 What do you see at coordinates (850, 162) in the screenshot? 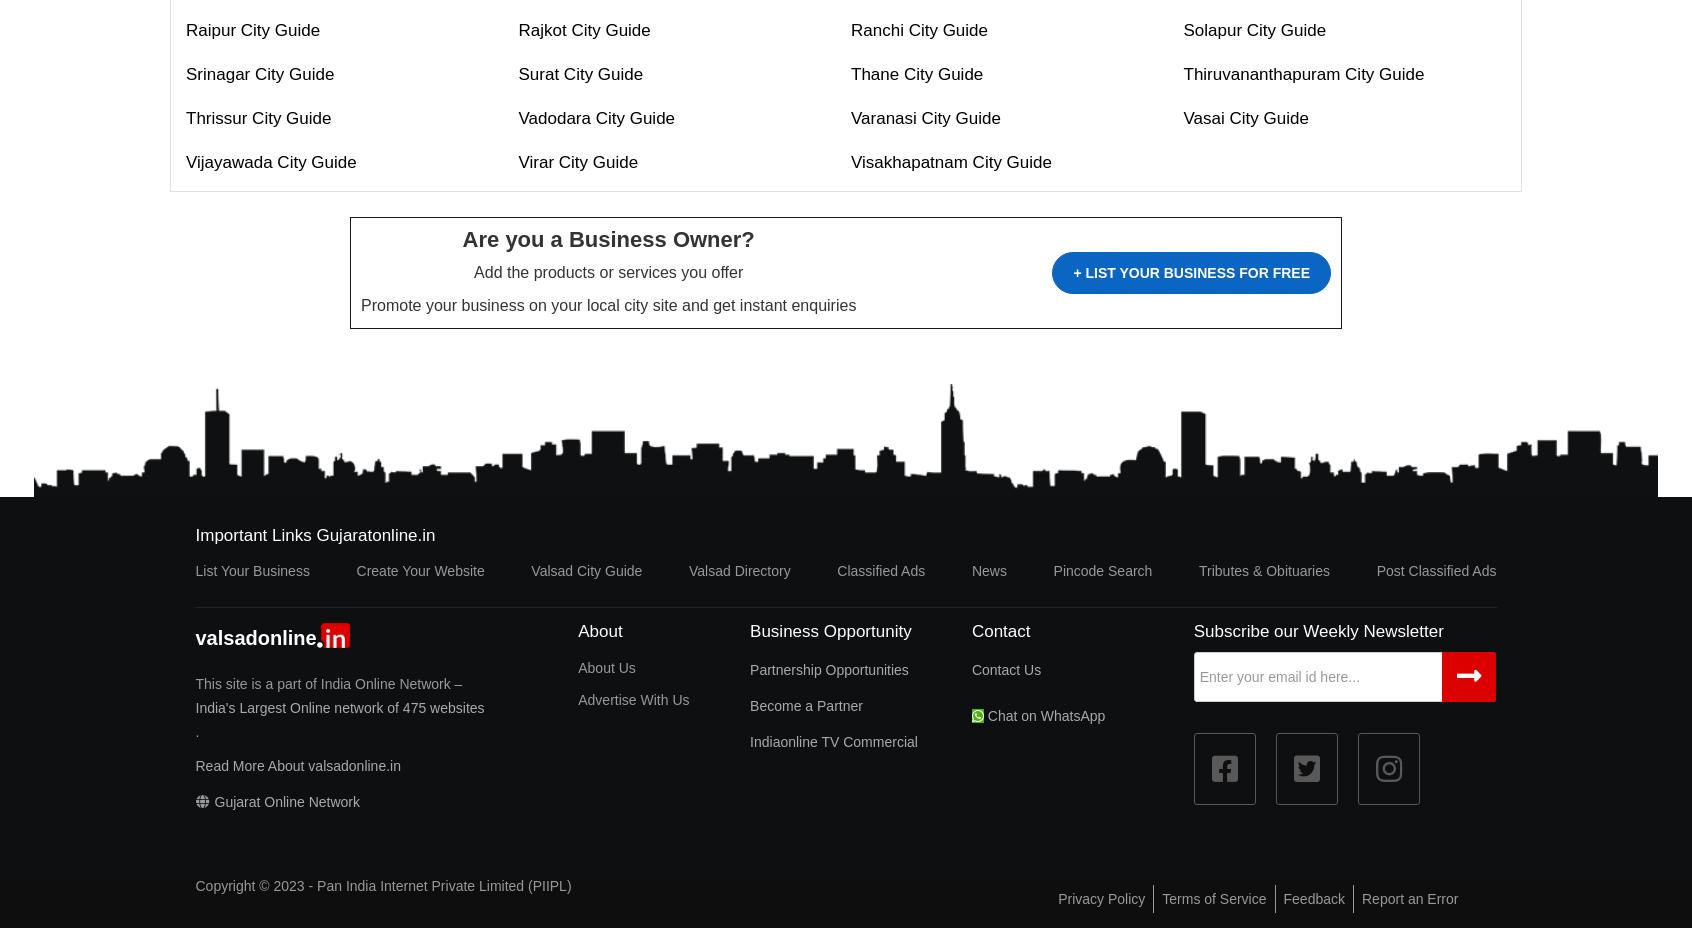
I see `'Visakhapatnam City Guide'` at bounding box center [850, 162].